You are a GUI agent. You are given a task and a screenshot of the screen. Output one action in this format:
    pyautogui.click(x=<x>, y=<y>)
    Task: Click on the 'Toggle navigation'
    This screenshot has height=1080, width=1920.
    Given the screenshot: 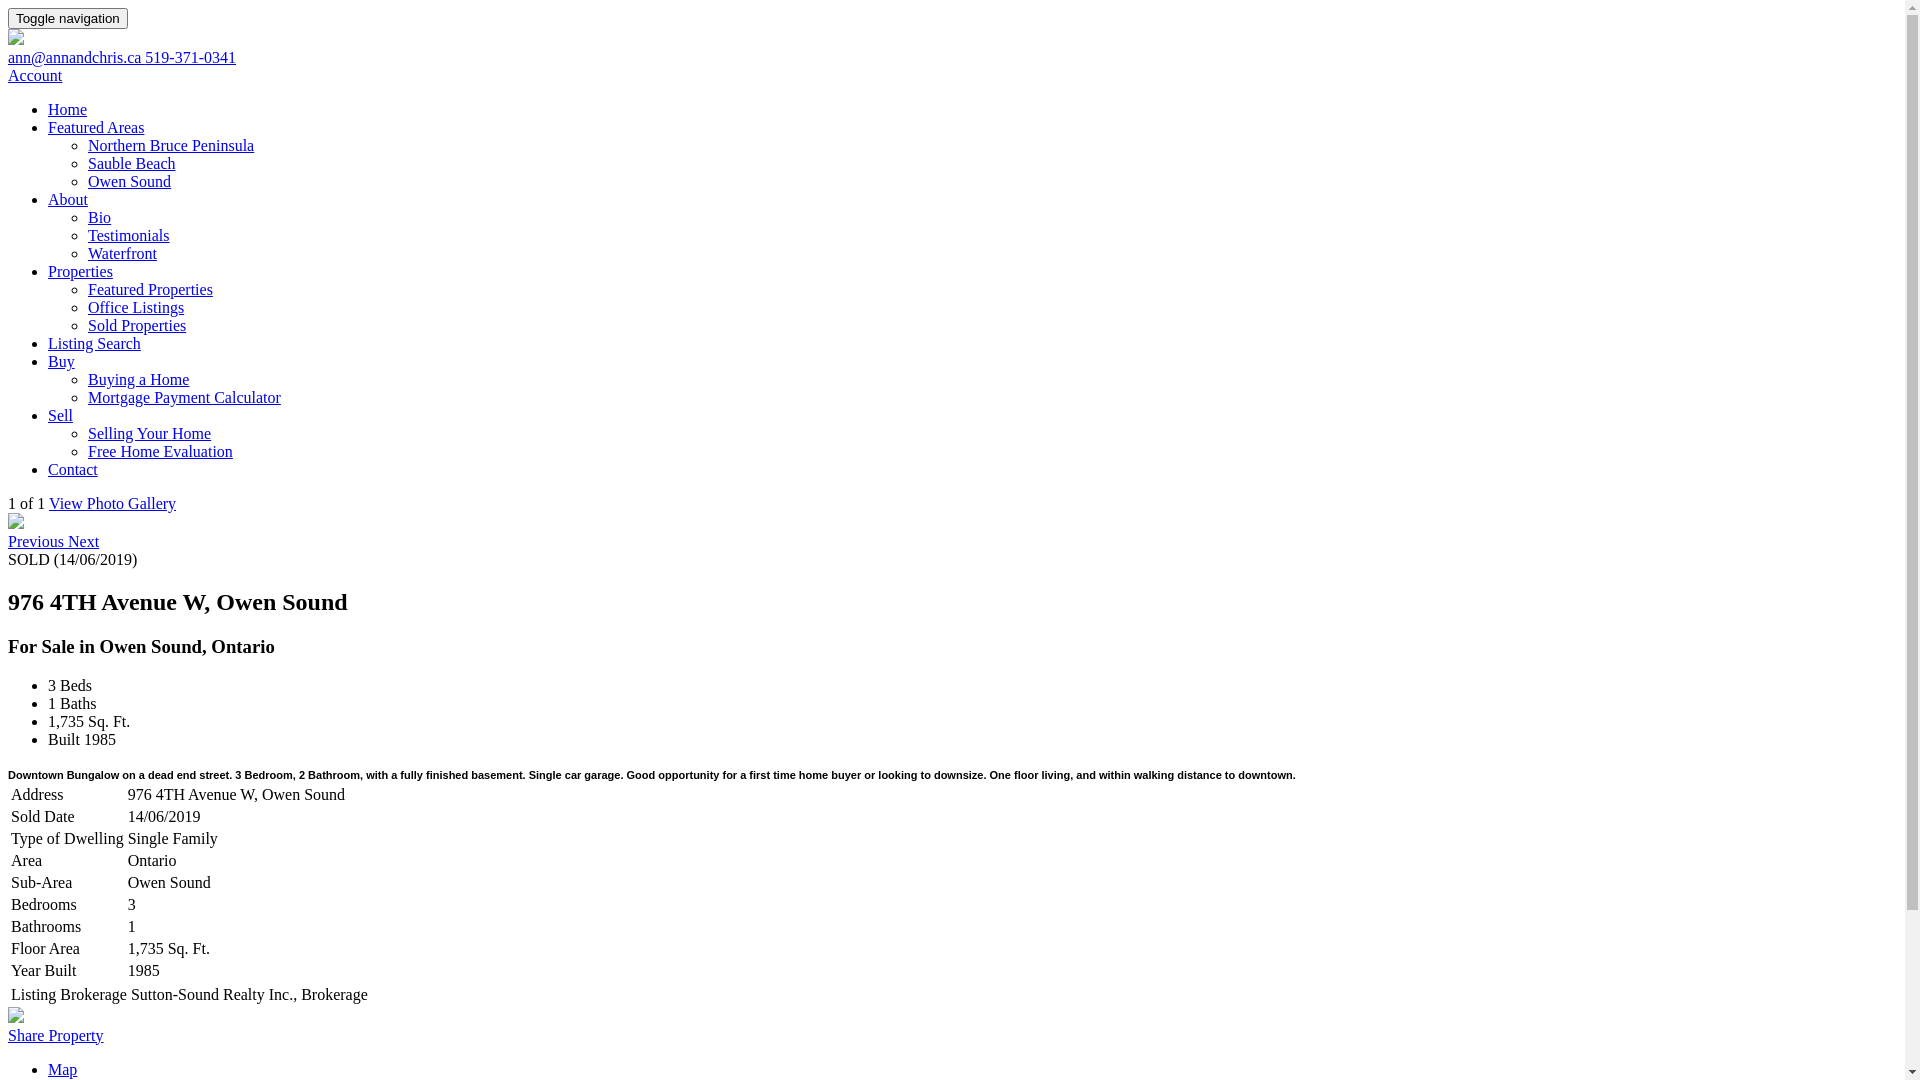 What is the action you would take?
    pyautogui.click(x=8, y=18)
    